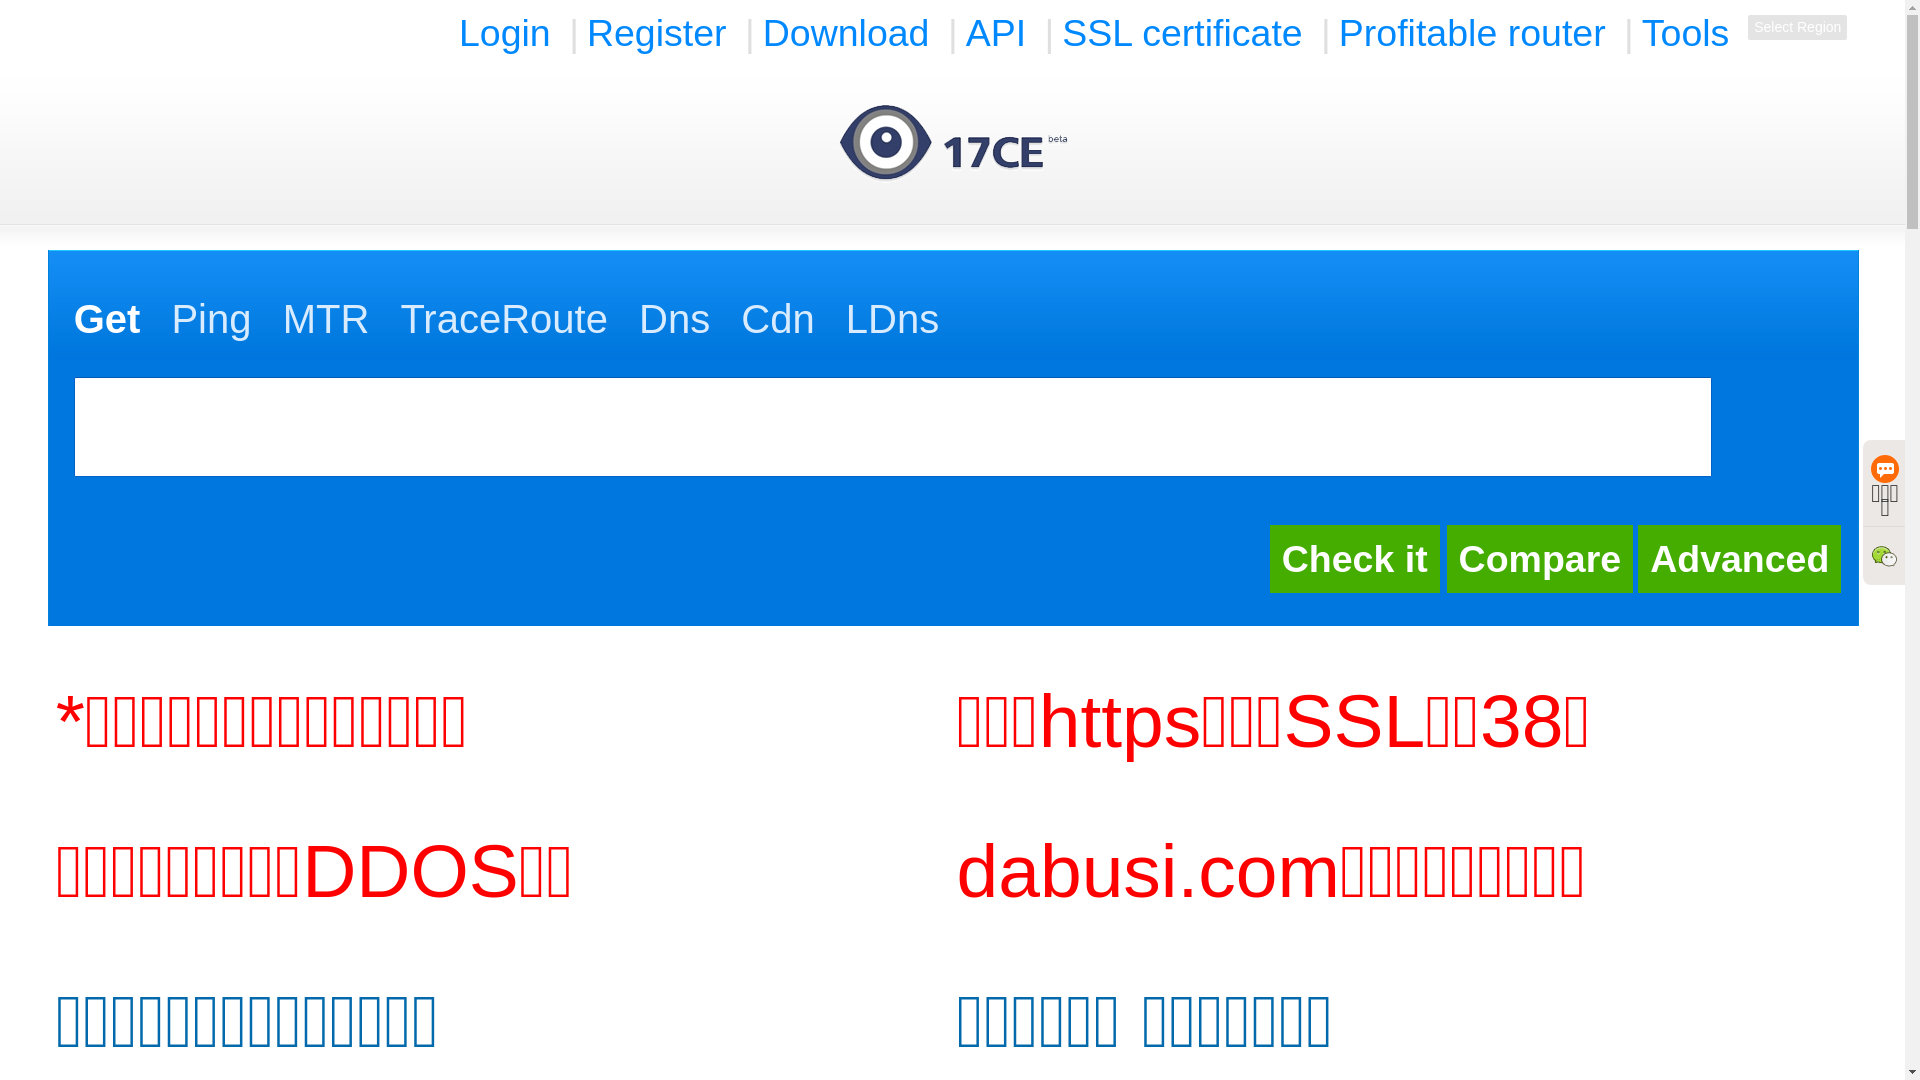 The height and width of the screenshot is (1080, 1920). What do you see at coordinates (1637, 559) in the screenshot?
I see `'Advanced'` at bounding box center [1637, 559].